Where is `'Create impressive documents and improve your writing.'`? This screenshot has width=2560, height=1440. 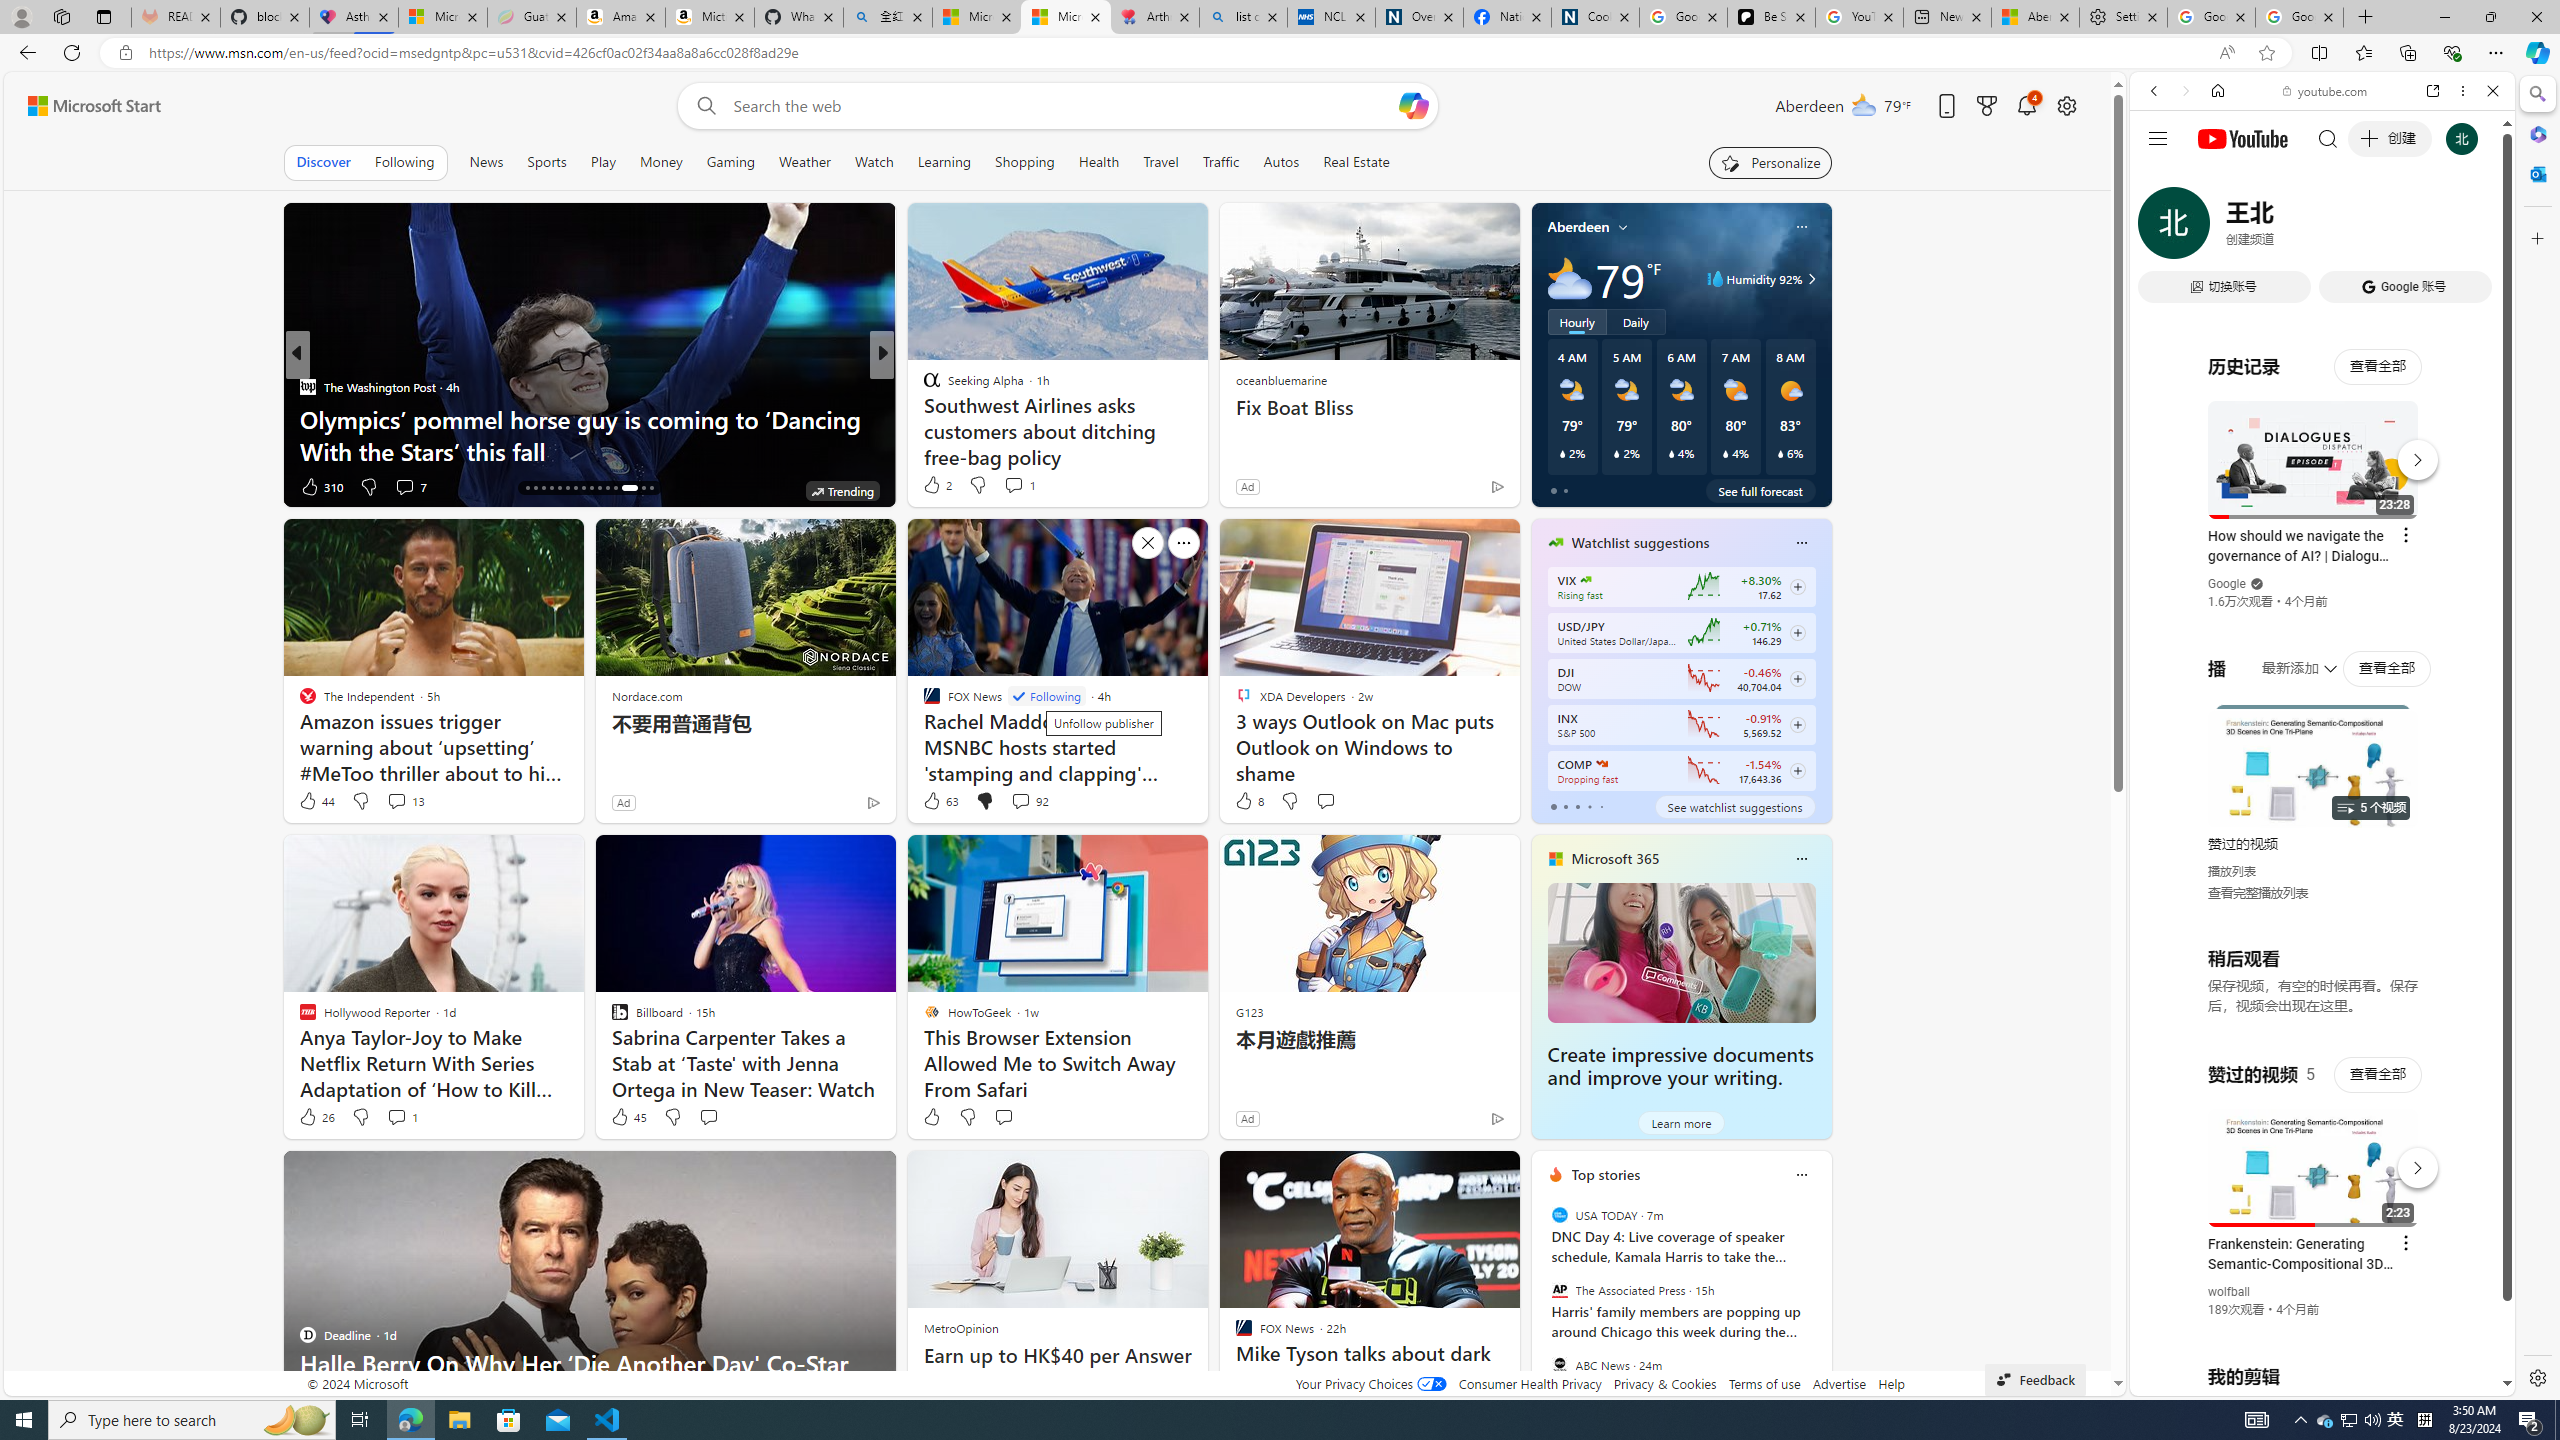 'Create impressive documents and improve your writing.' is located at coordinates (1679, 951).